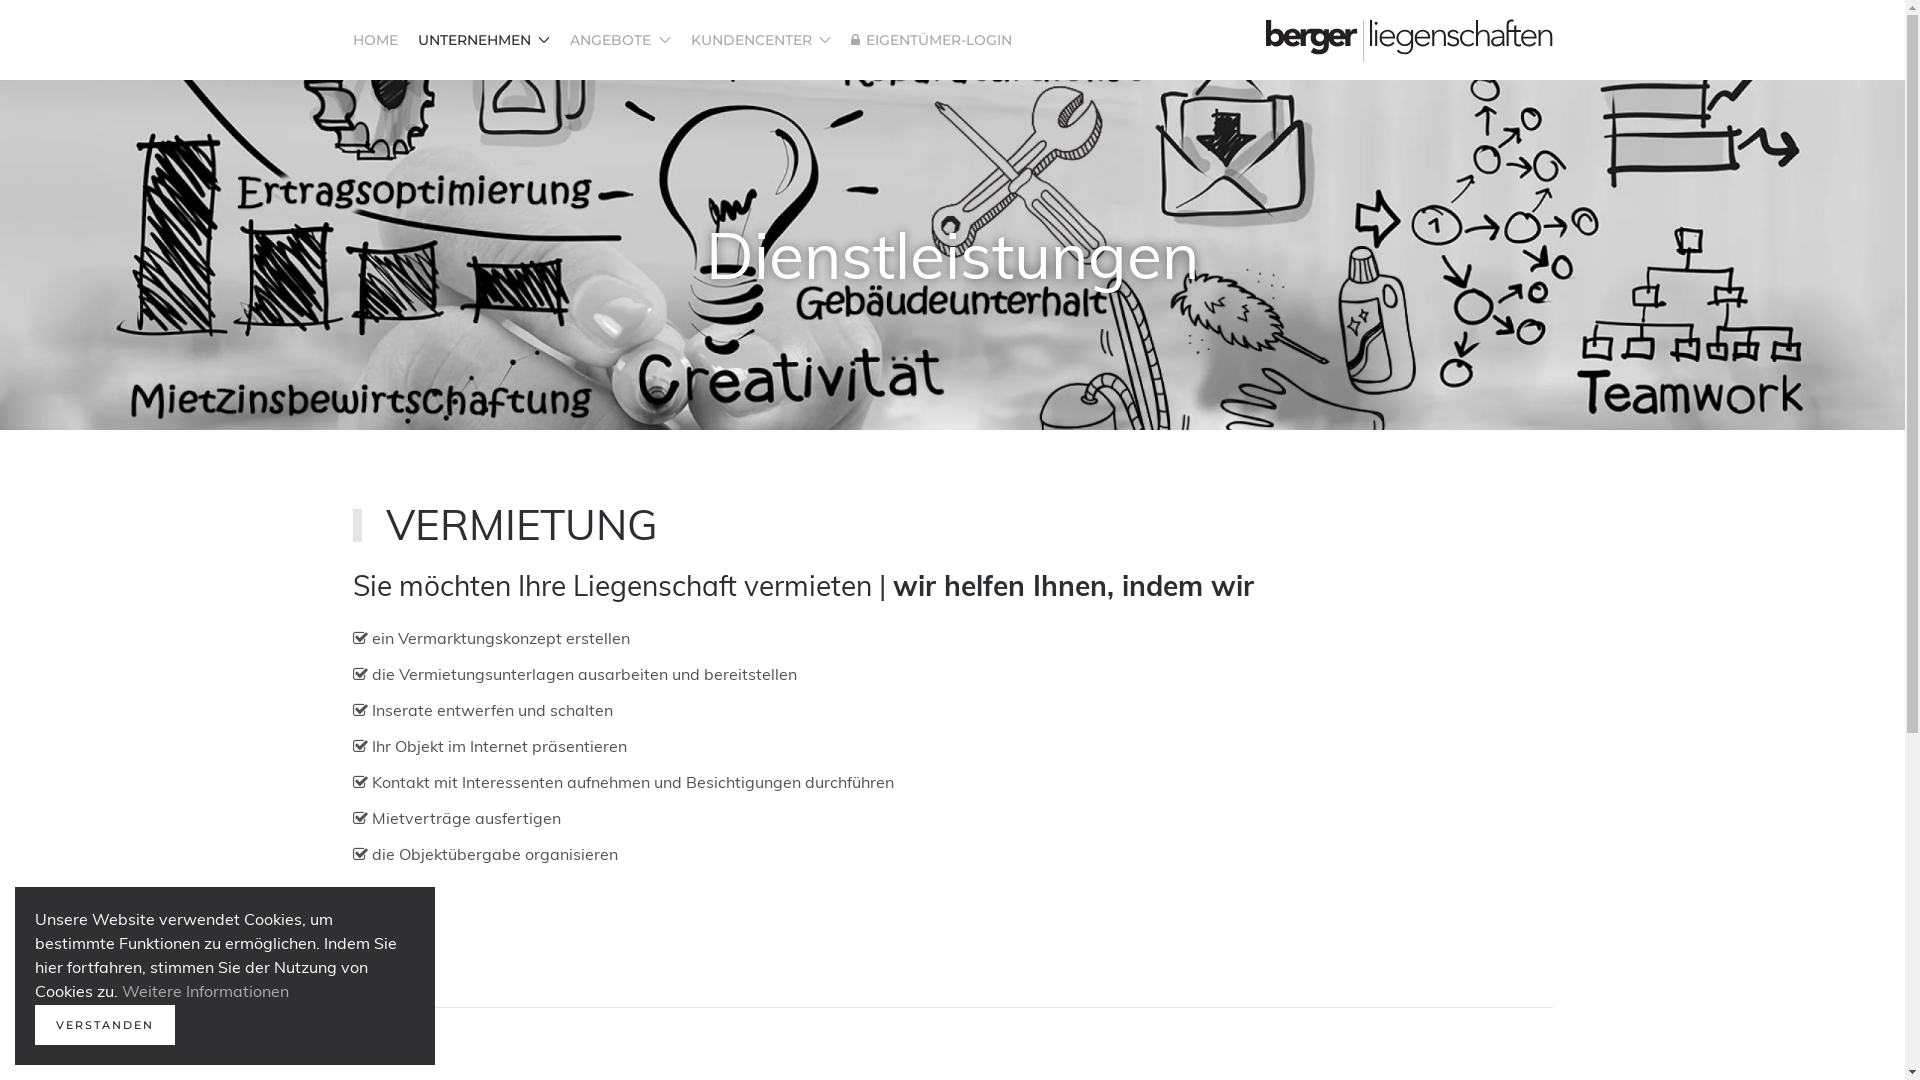  Describe the element at coordinates (120, 991) in the screenshot. I see `'Weitere Informationen'` at that location.